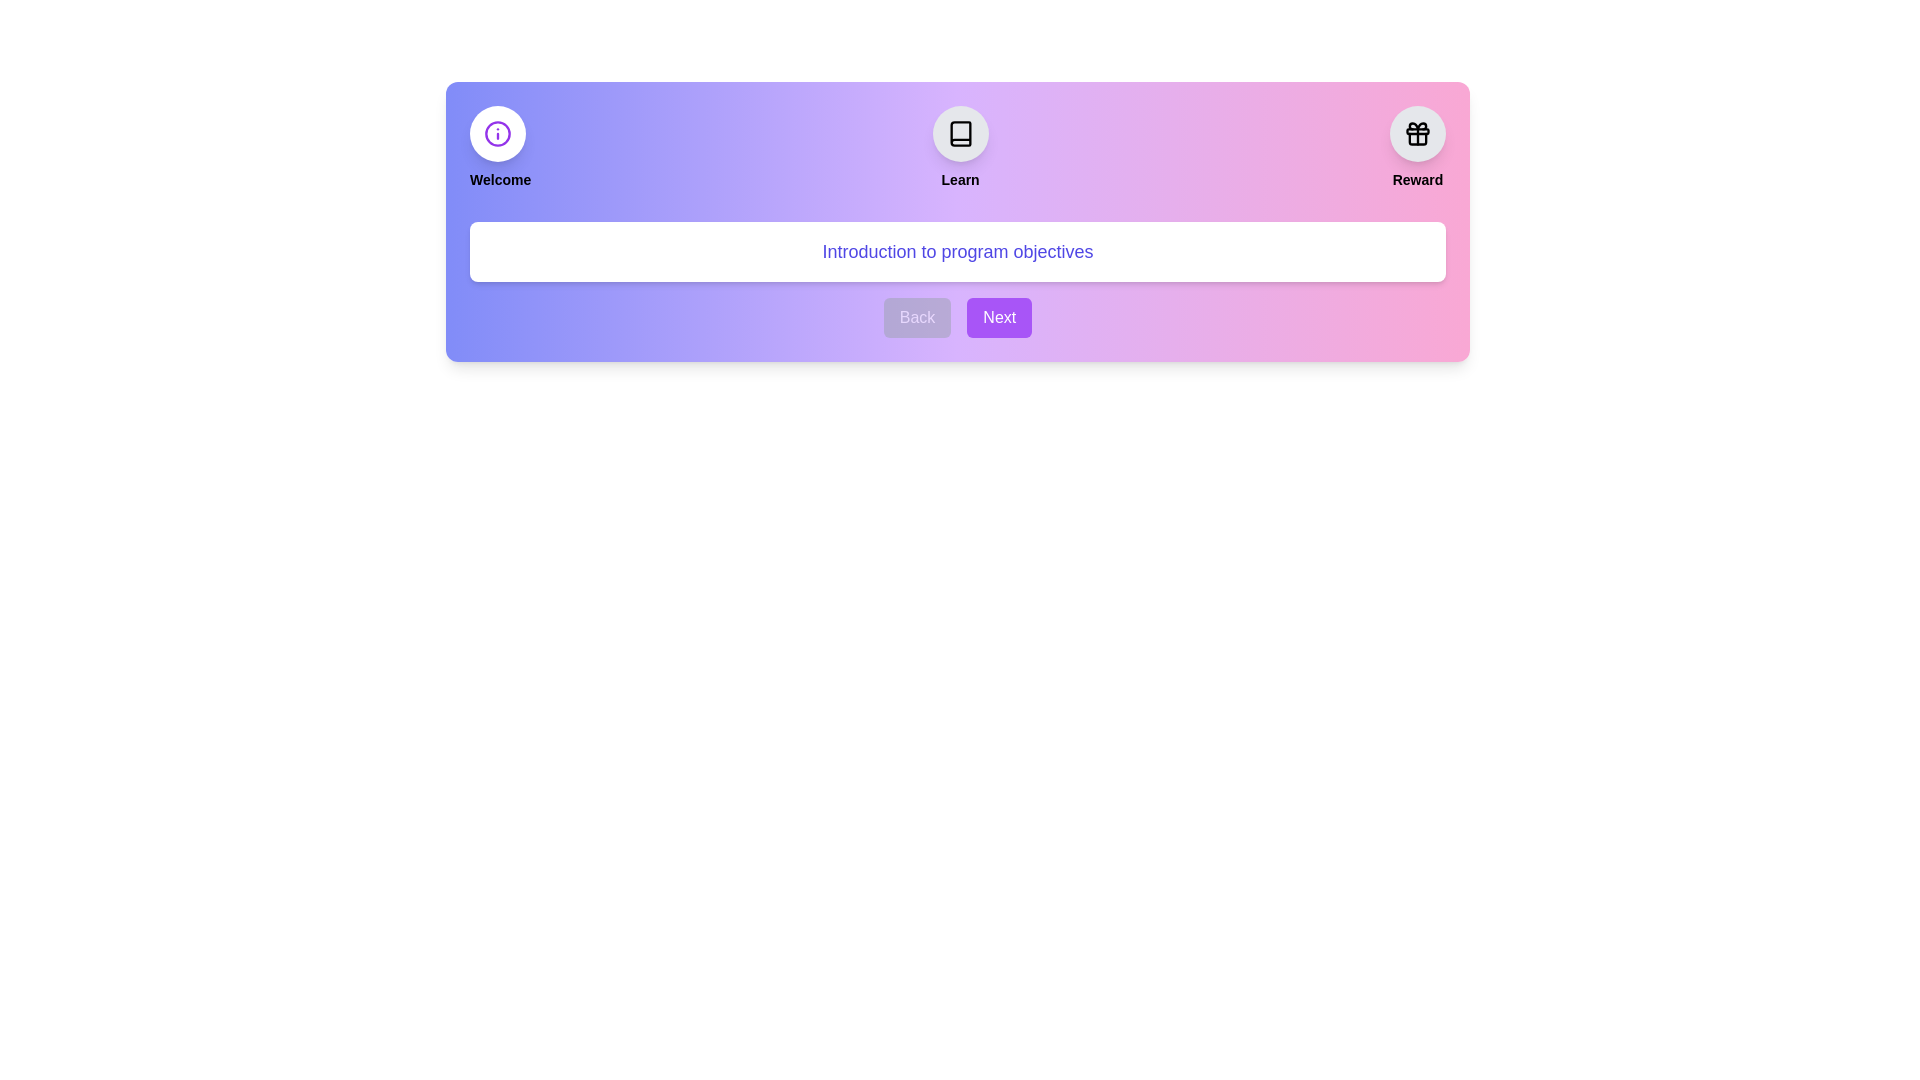  Describe the element at coordinates (957, 250) in the screenshot. I see `the description text area to read the current step's description` at that location.